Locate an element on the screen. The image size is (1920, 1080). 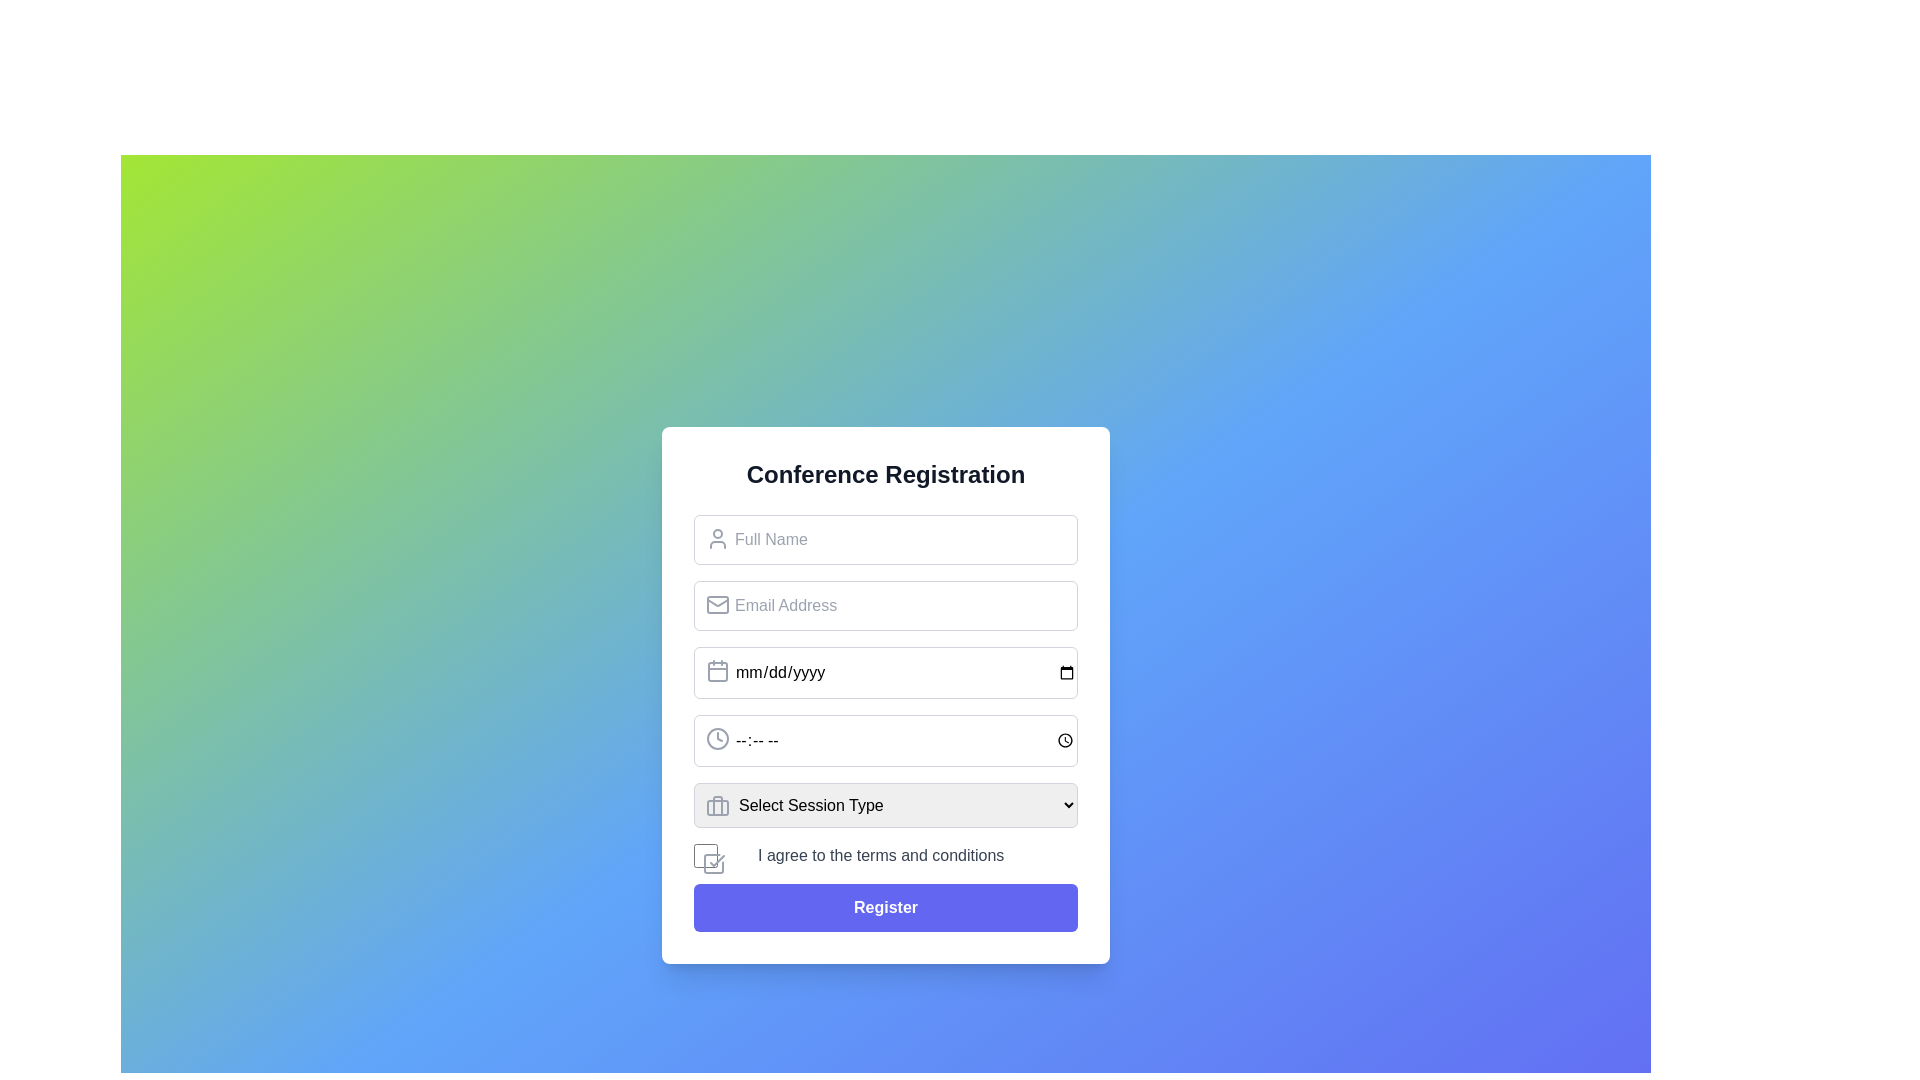
the clock icon located within the time input field, which visually indicates the purpose of the adjacent input field related to time input is located at coordinates (718, 738).